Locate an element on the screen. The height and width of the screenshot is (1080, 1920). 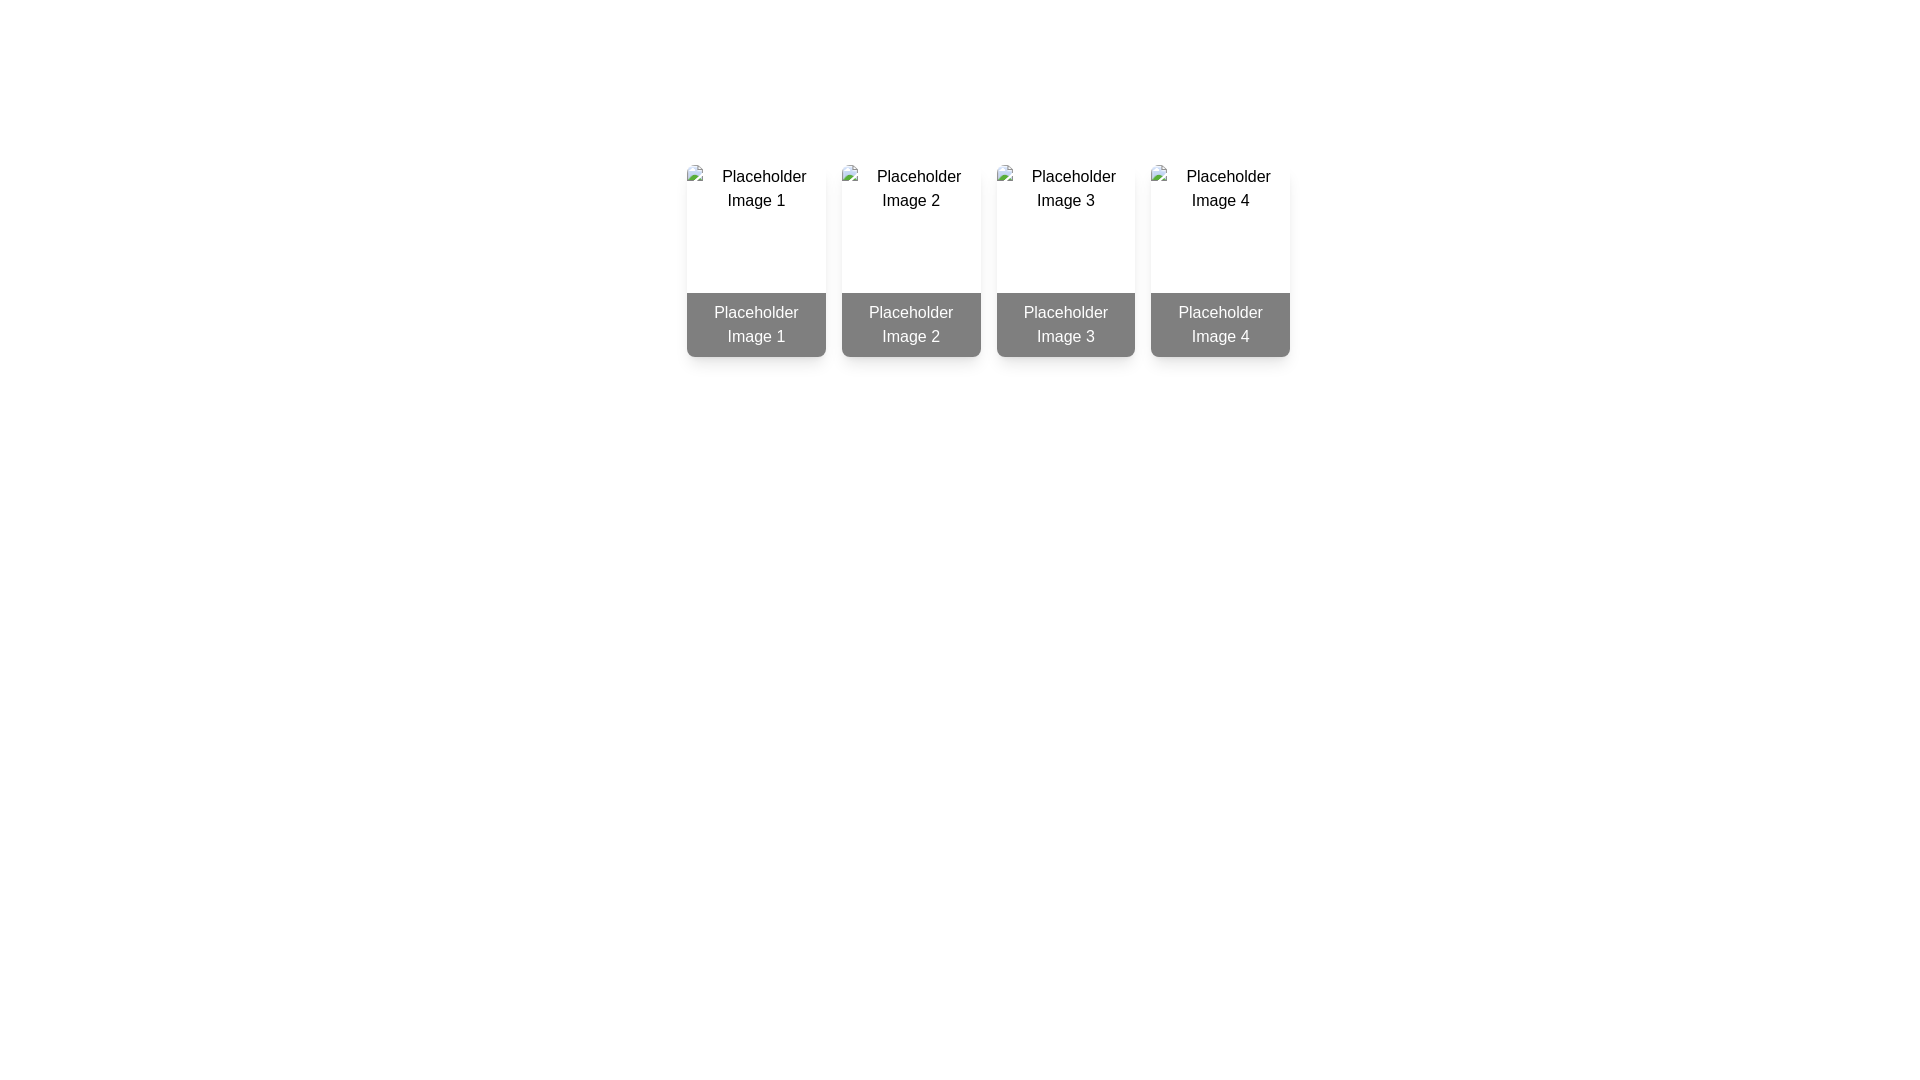
text label located at the bottom of the third card in a horizontally aligned group of four cards, which provides descriptive information about the displayed content is located at coordinates (1064, 323).